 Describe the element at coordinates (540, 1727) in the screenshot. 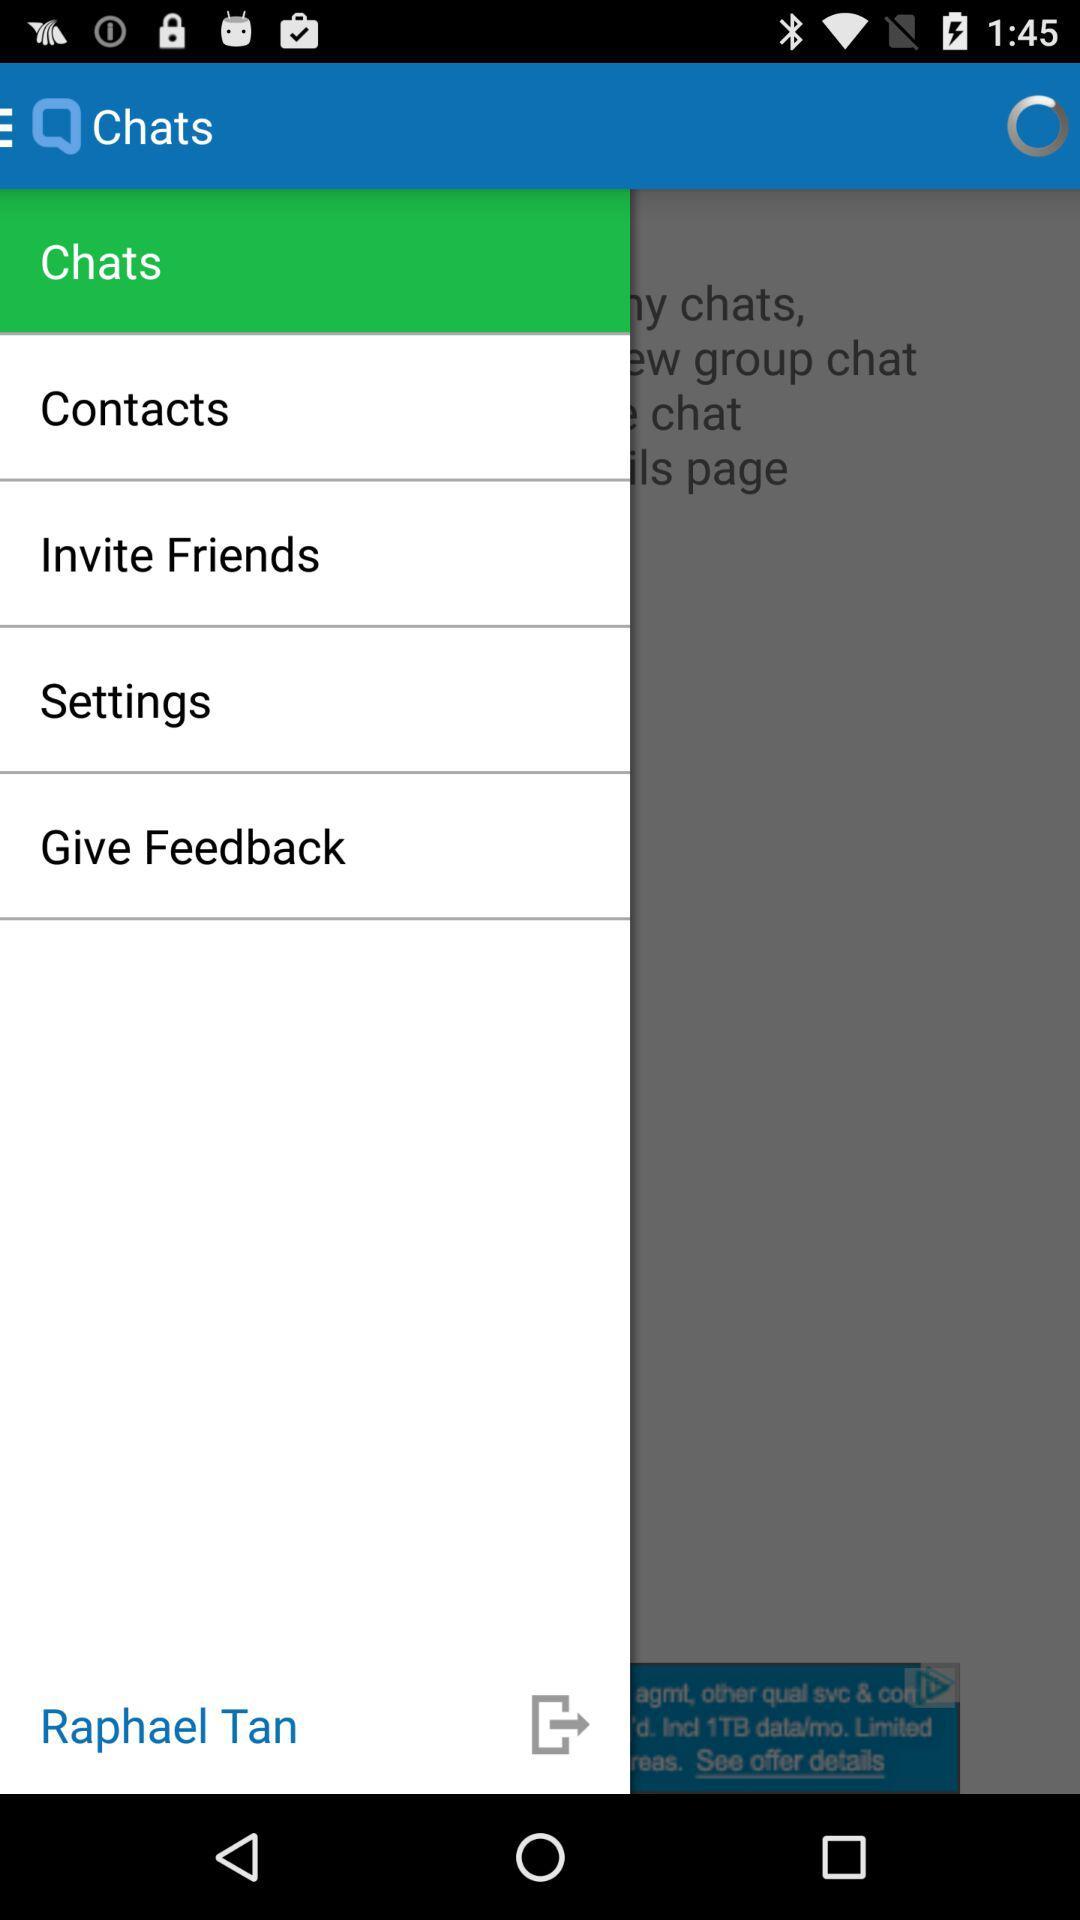

I see `logout the current user` at that location.